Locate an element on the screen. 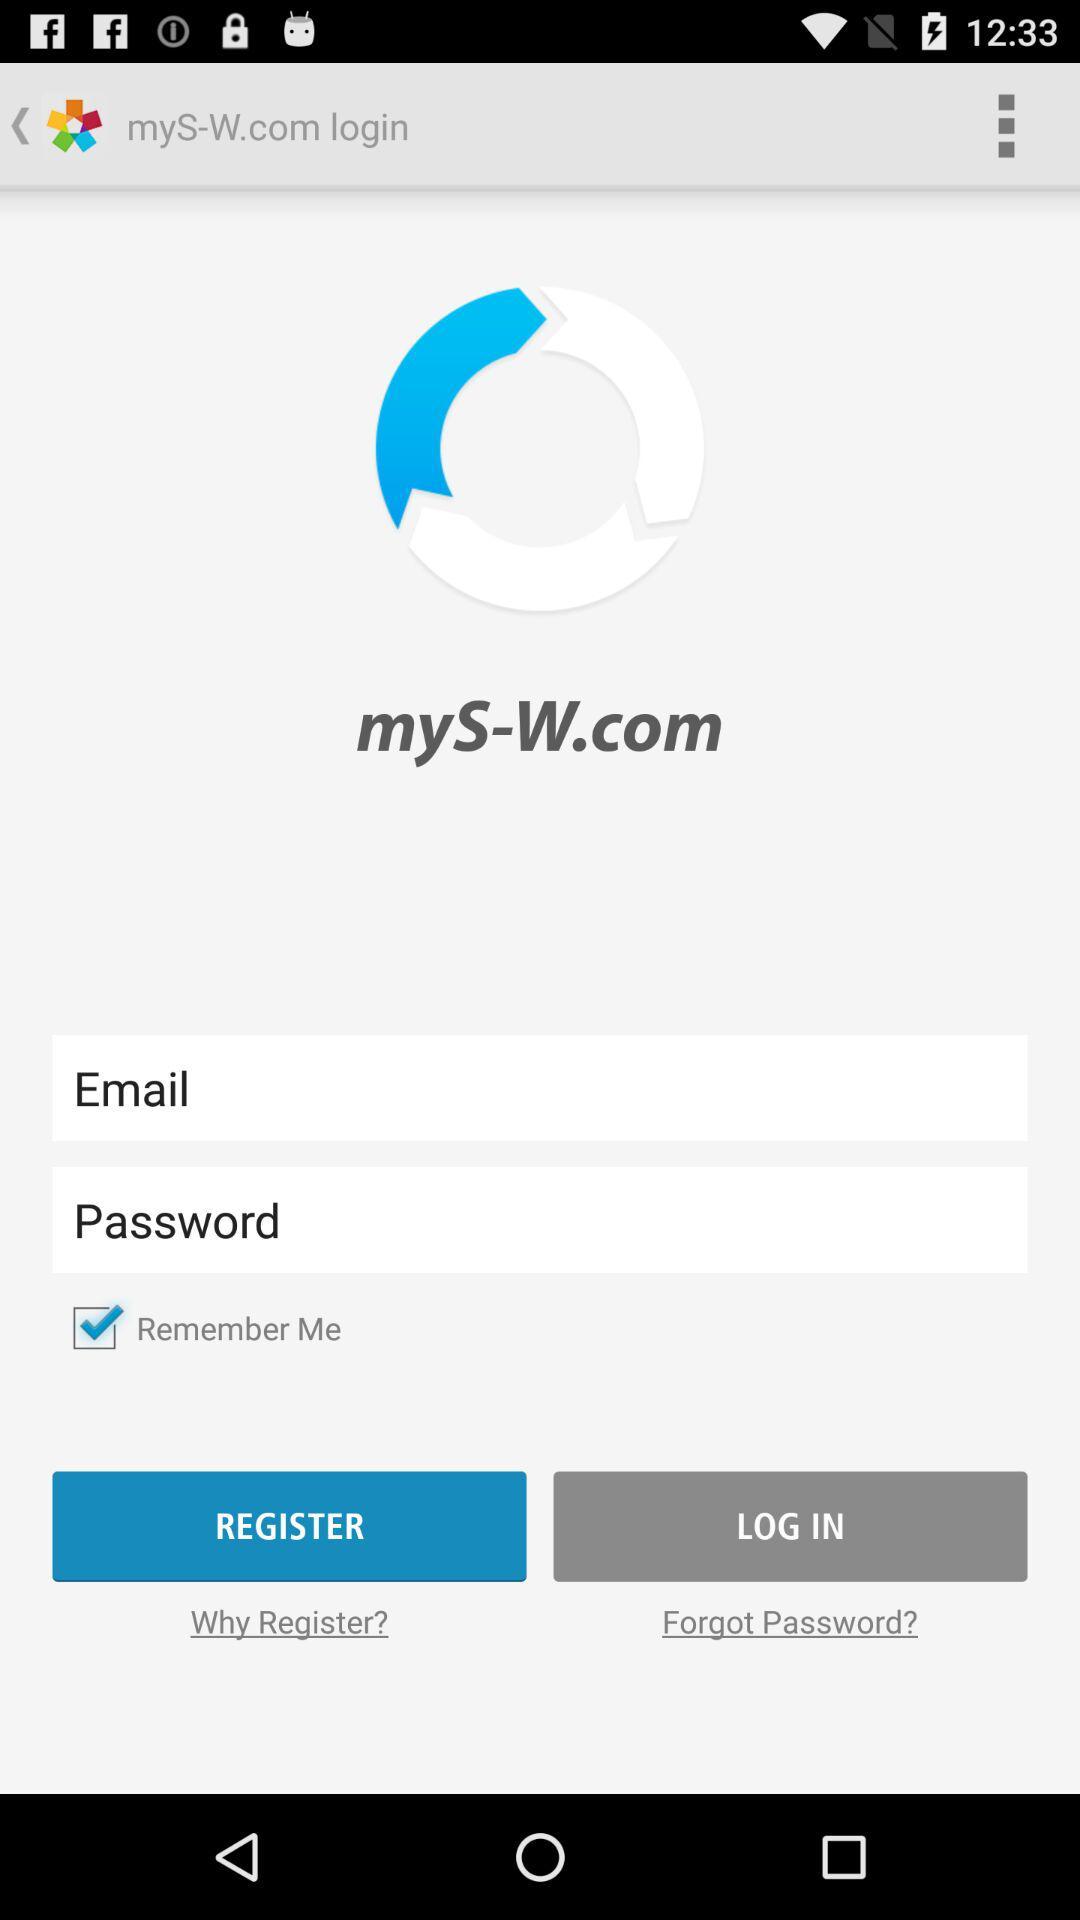  lets you enter text into the field is located at coordinates (540, 1218).